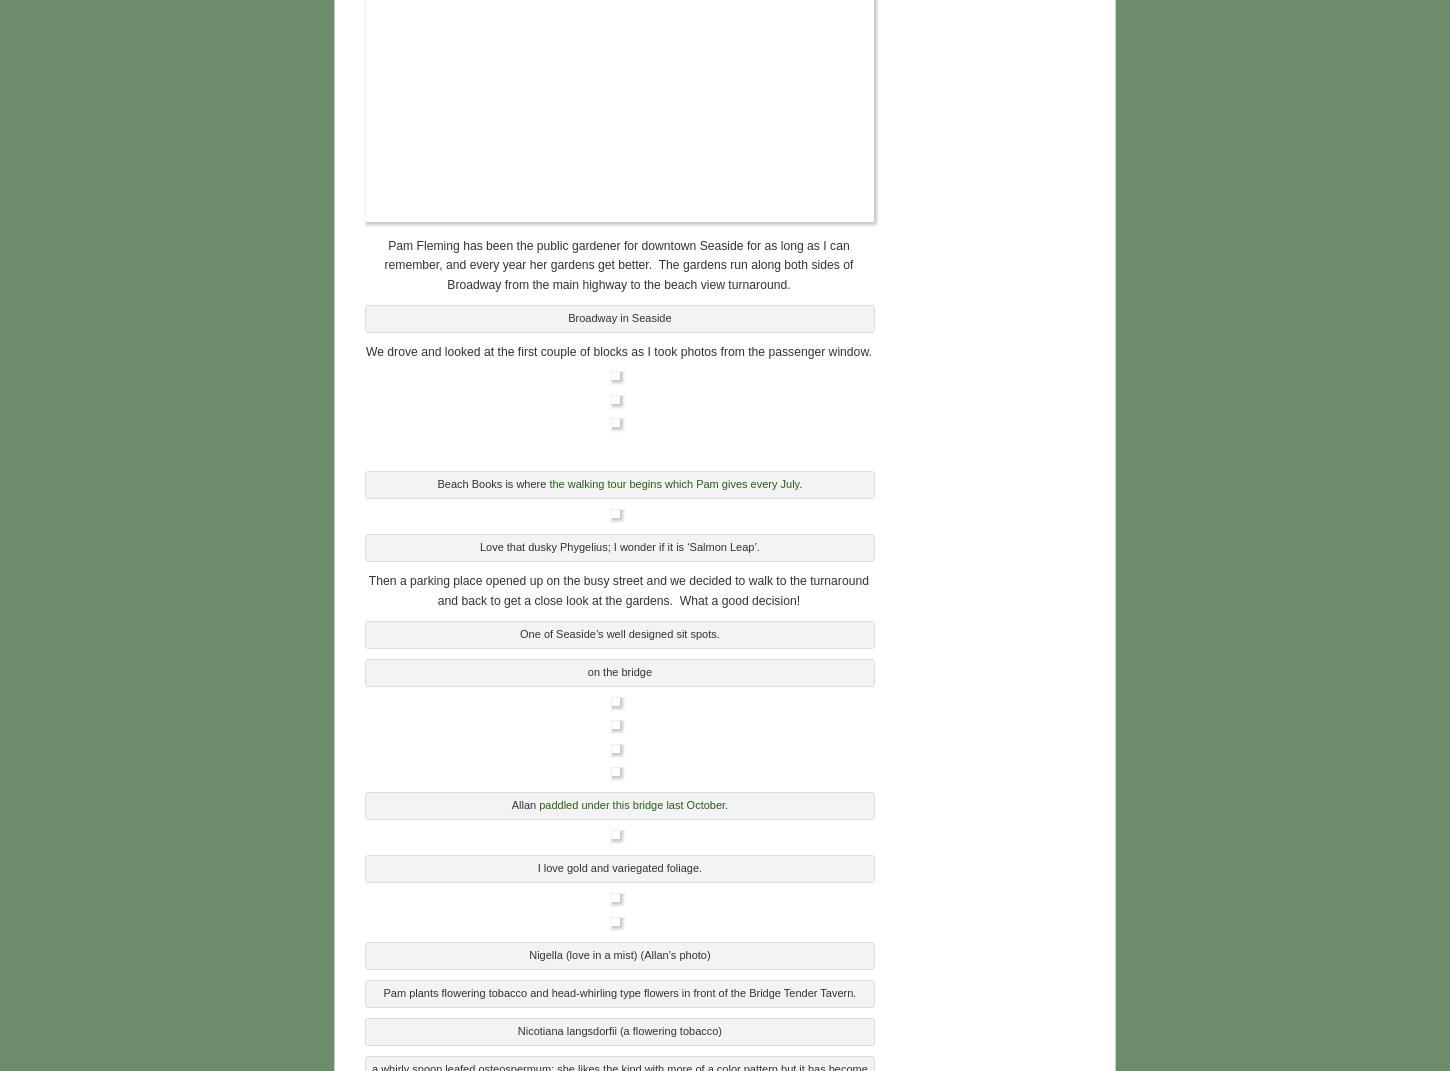 This screenshot has height=1071, width=1450. What do you see at coordinates (674, 480) in the screenshot?
I see `'the walking tour begins which Pam gives every July.'` at bounding box center [674, 480].